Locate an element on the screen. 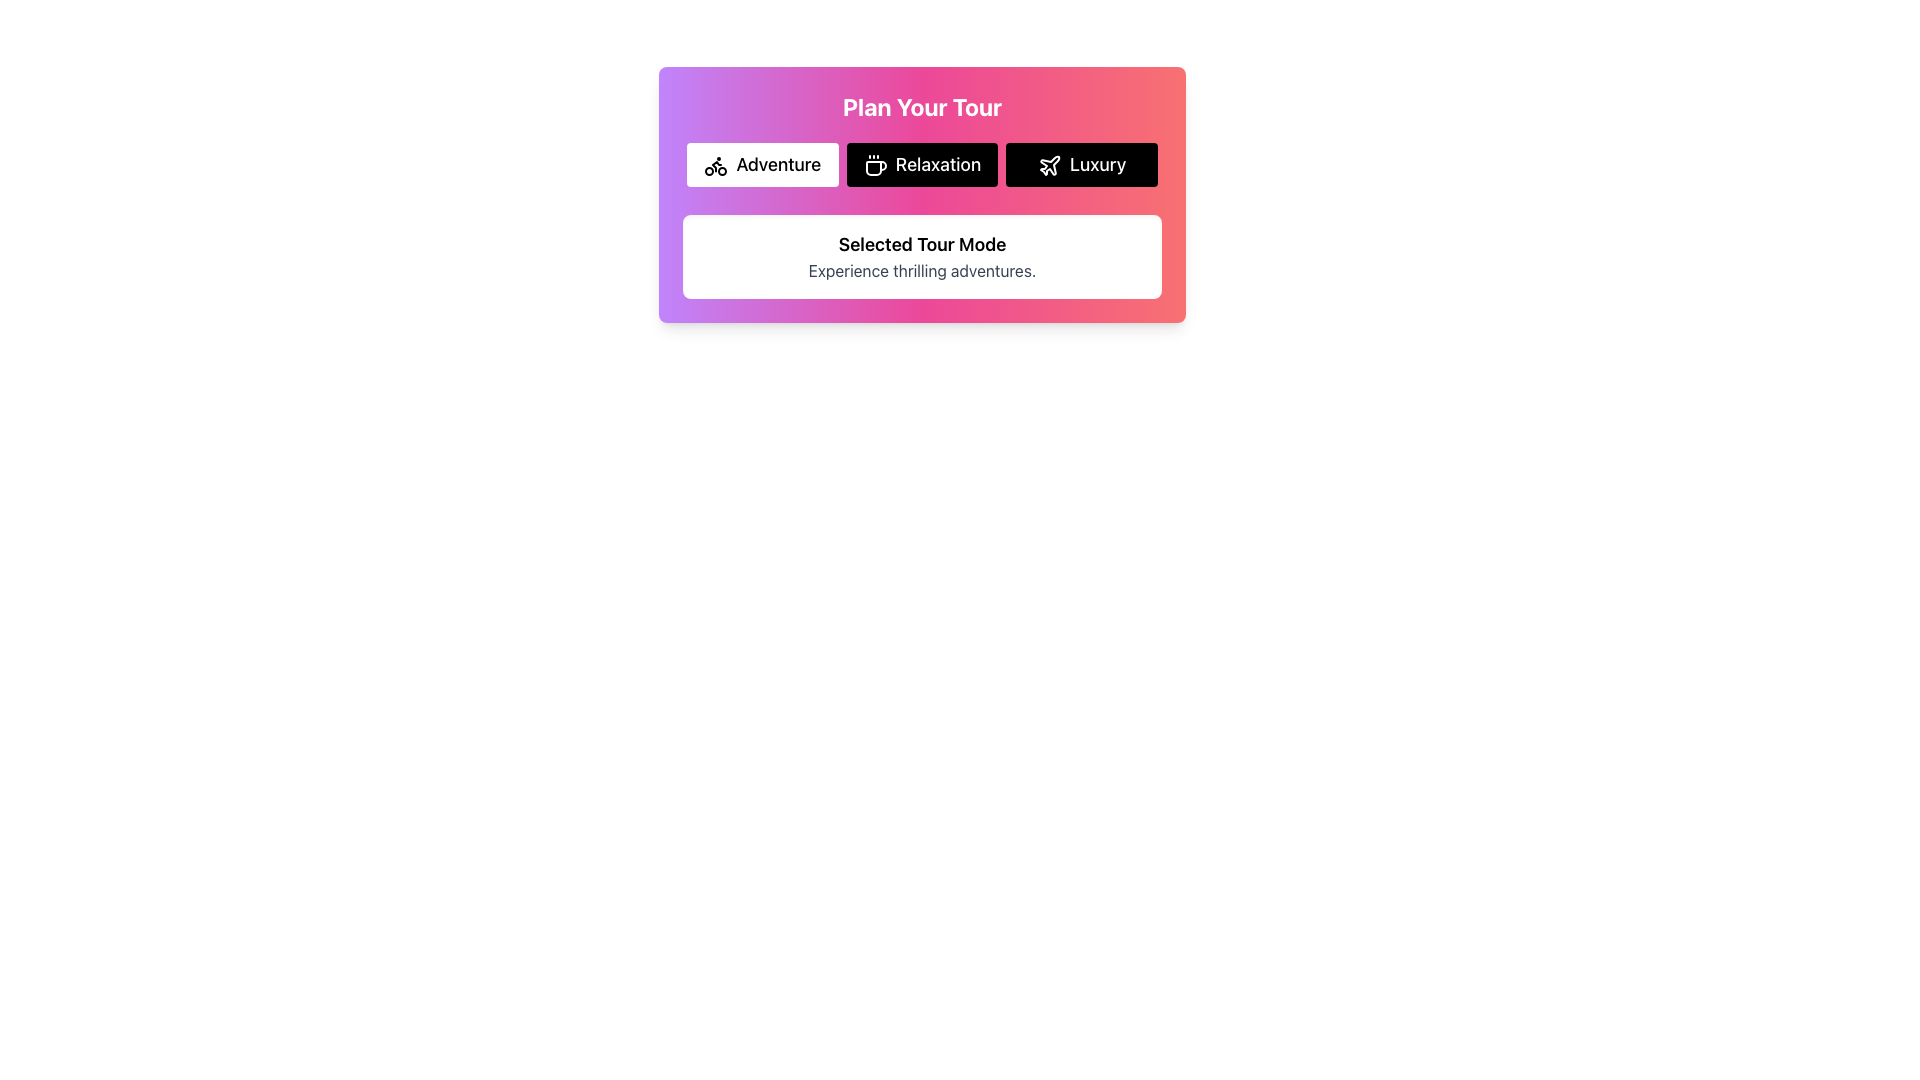  the 'Adventure' button, which is the first button in the group under the 'Plan Your Tour' header, featuring a bicycle icon and bold text is located at coordinates (761, 164).